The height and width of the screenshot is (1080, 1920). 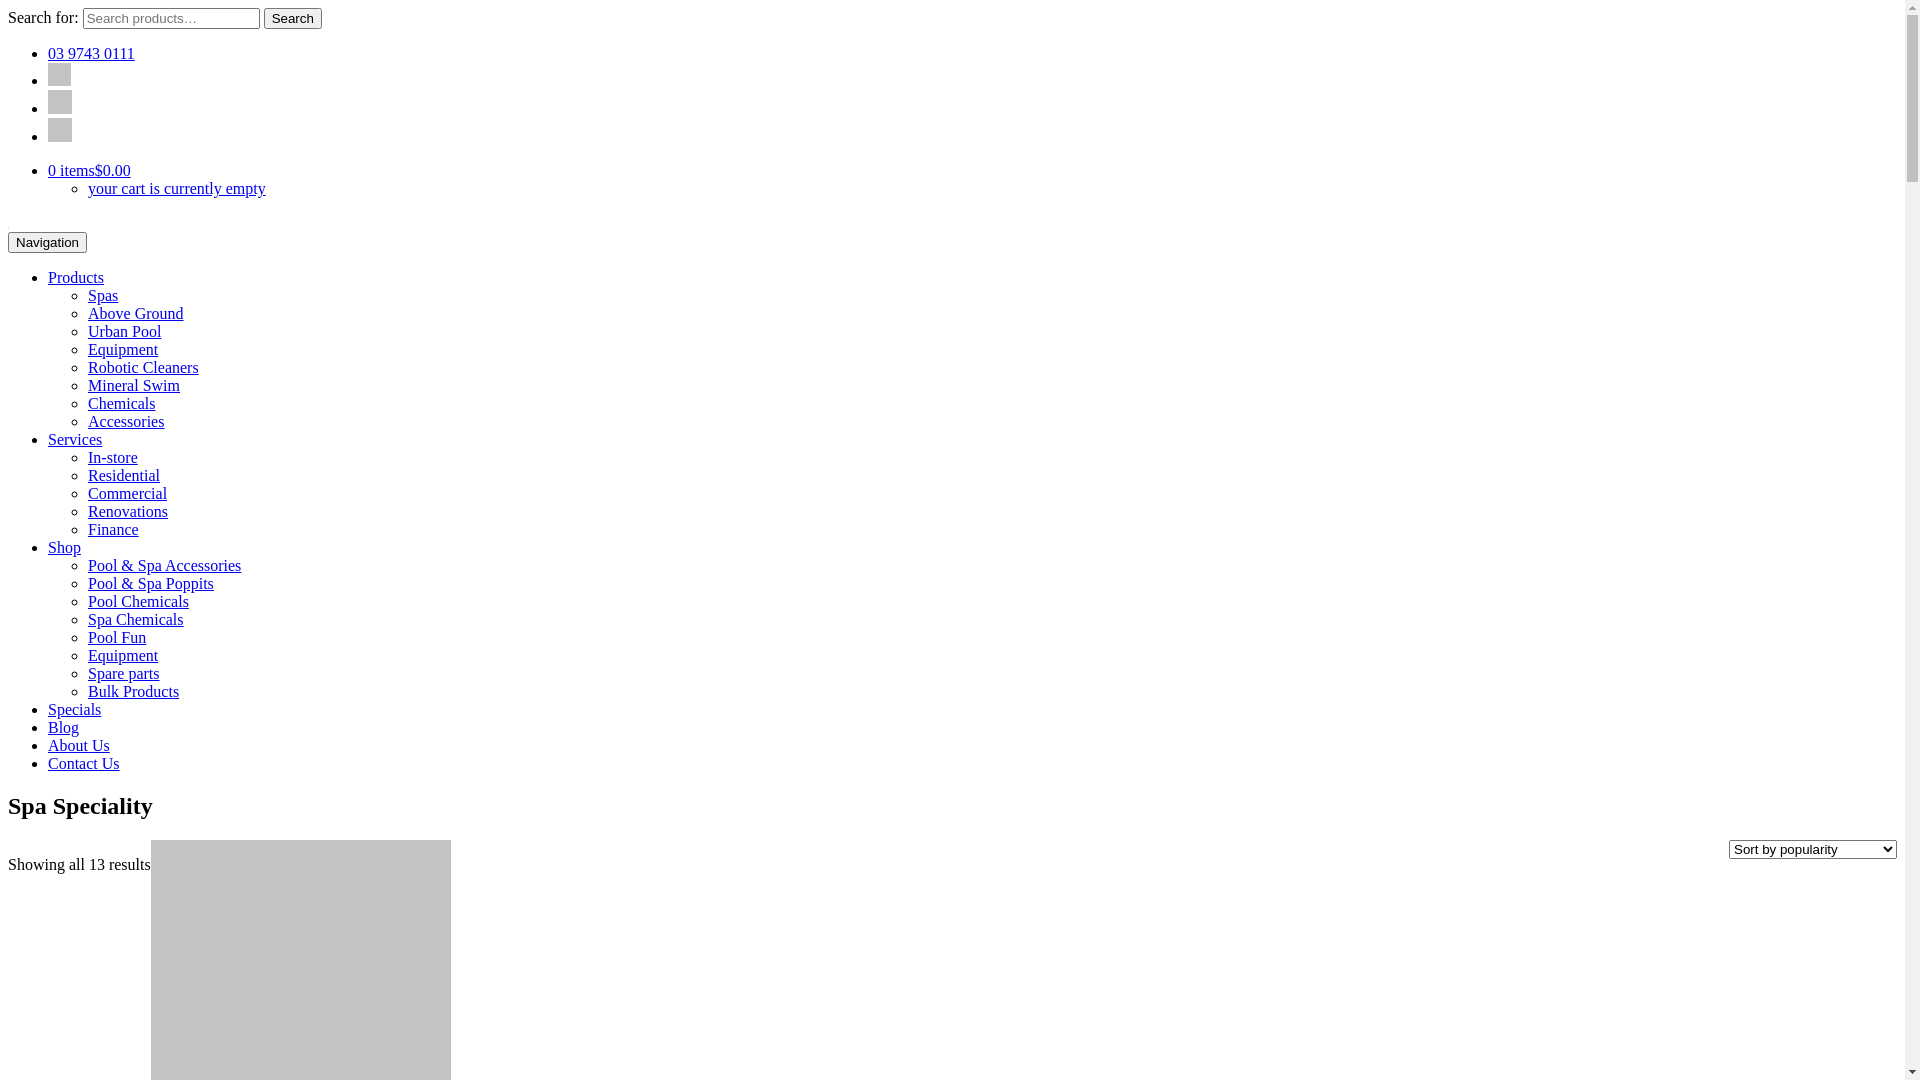 What do you see at coordinates (47, 241) in the screenshot?
I see `'Navigation'` at bounding box center [47, 241].